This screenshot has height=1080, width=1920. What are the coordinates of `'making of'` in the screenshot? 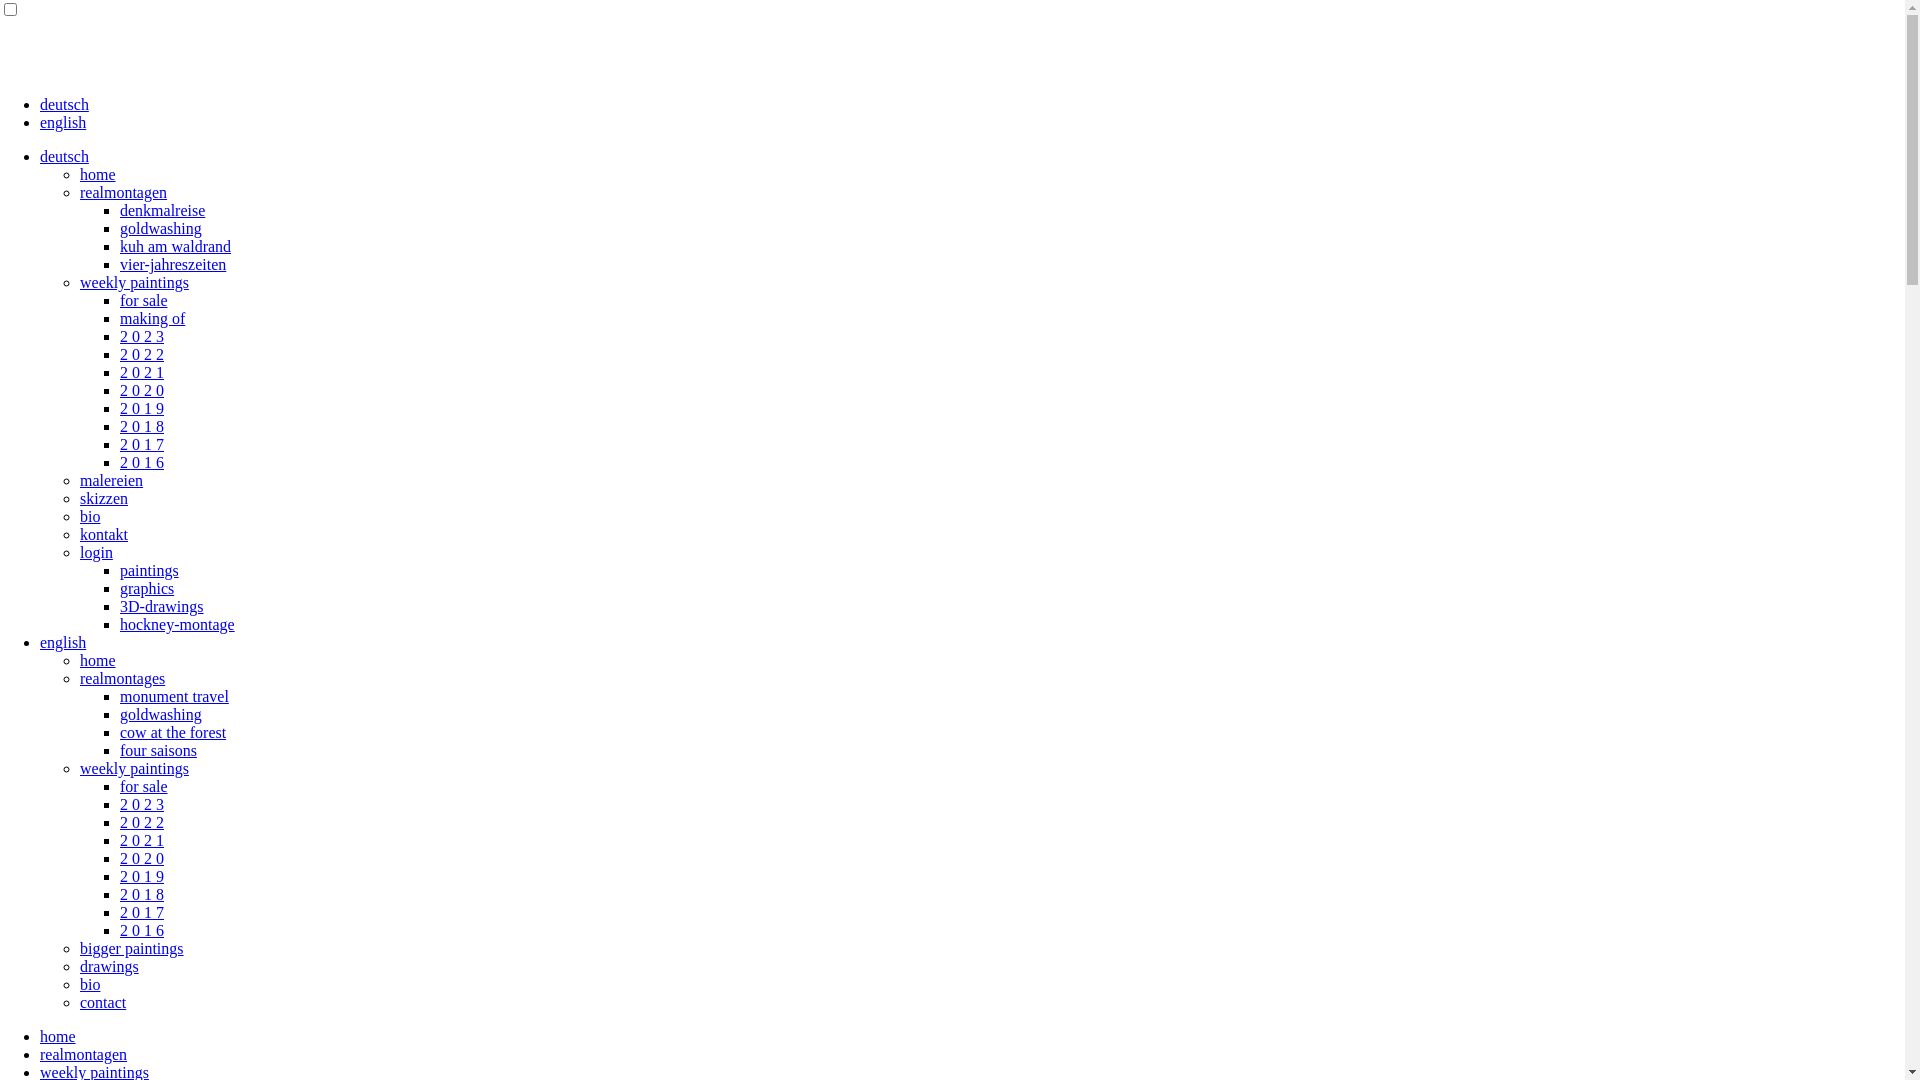 It's located at (151, 317).